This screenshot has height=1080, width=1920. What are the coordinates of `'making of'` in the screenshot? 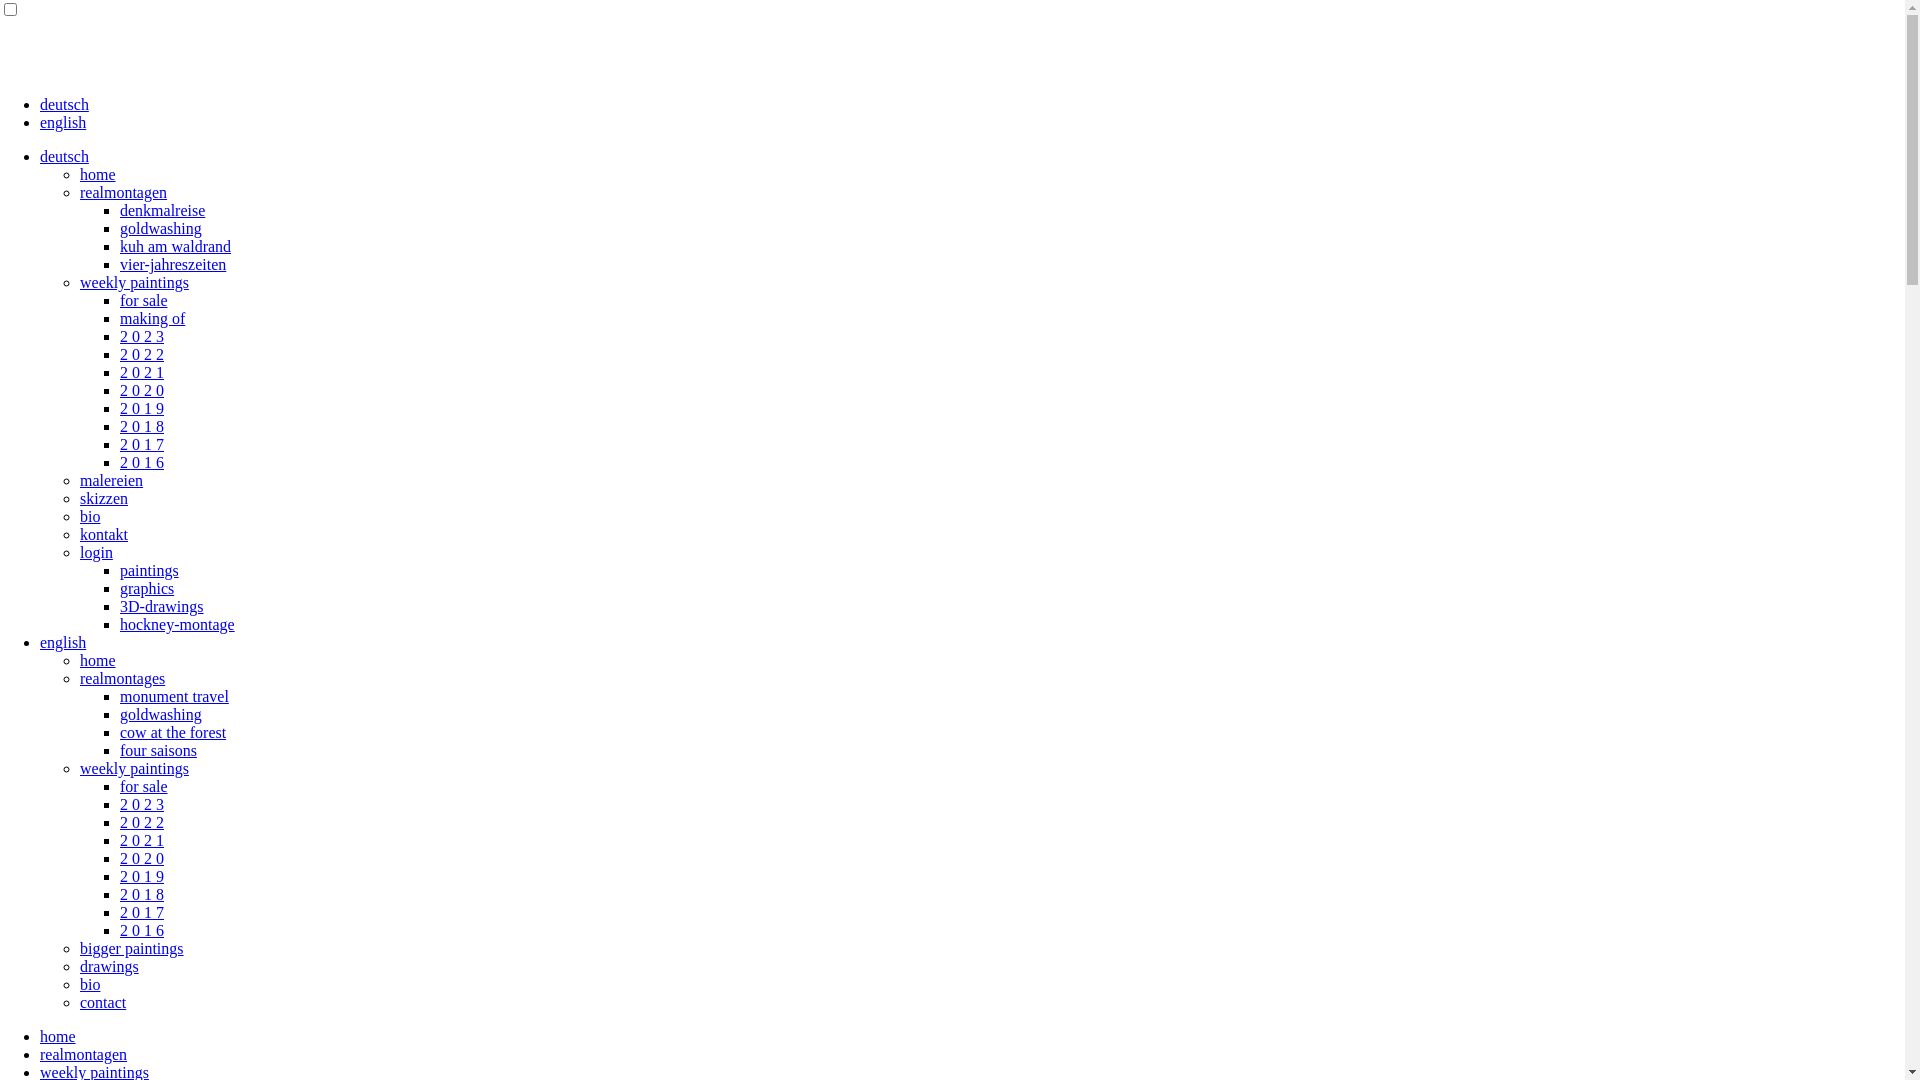 It's located at (151, 317).